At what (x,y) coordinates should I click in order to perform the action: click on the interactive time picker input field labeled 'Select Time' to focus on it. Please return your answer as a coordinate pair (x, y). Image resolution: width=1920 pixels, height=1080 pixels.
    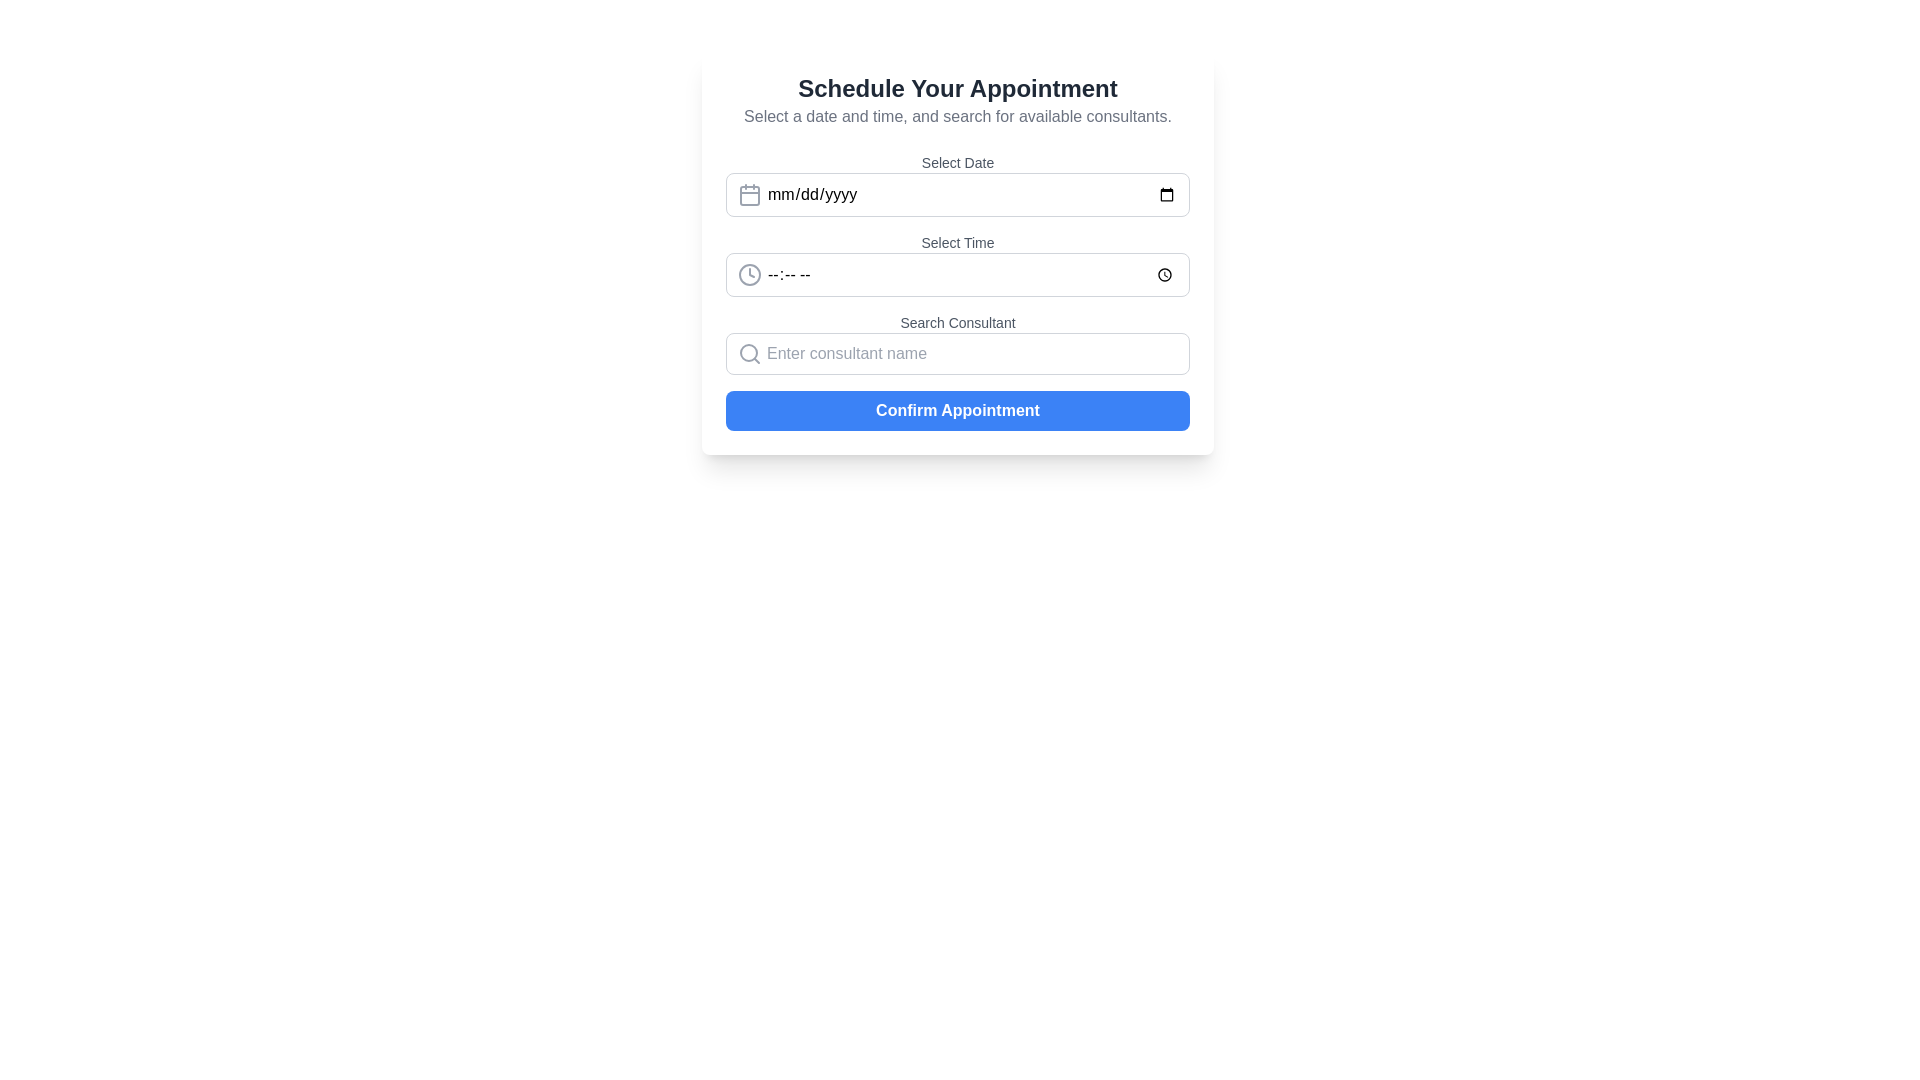
    Looking at the image, I should click on (957, 264).